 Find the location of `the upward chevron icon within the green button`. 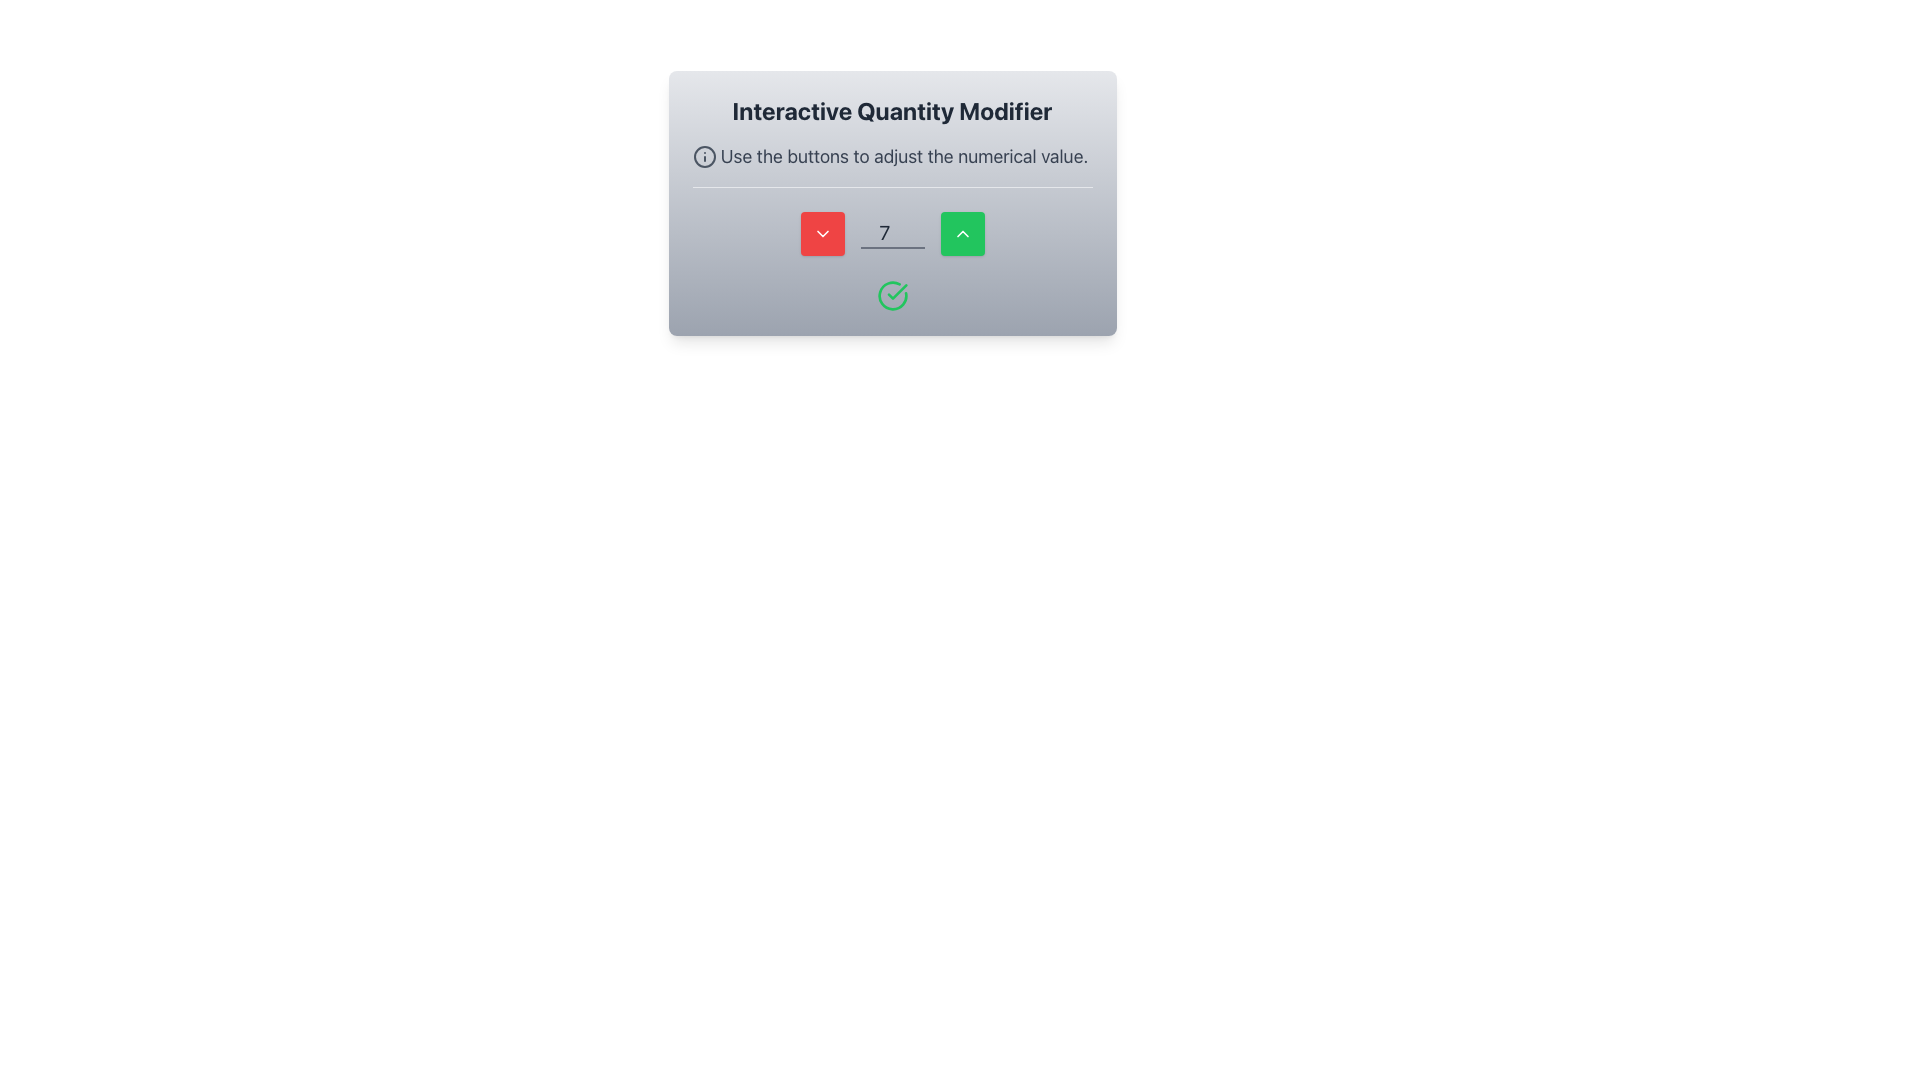

the upward chevron icon within the green button is located at coordinates (962, 233).